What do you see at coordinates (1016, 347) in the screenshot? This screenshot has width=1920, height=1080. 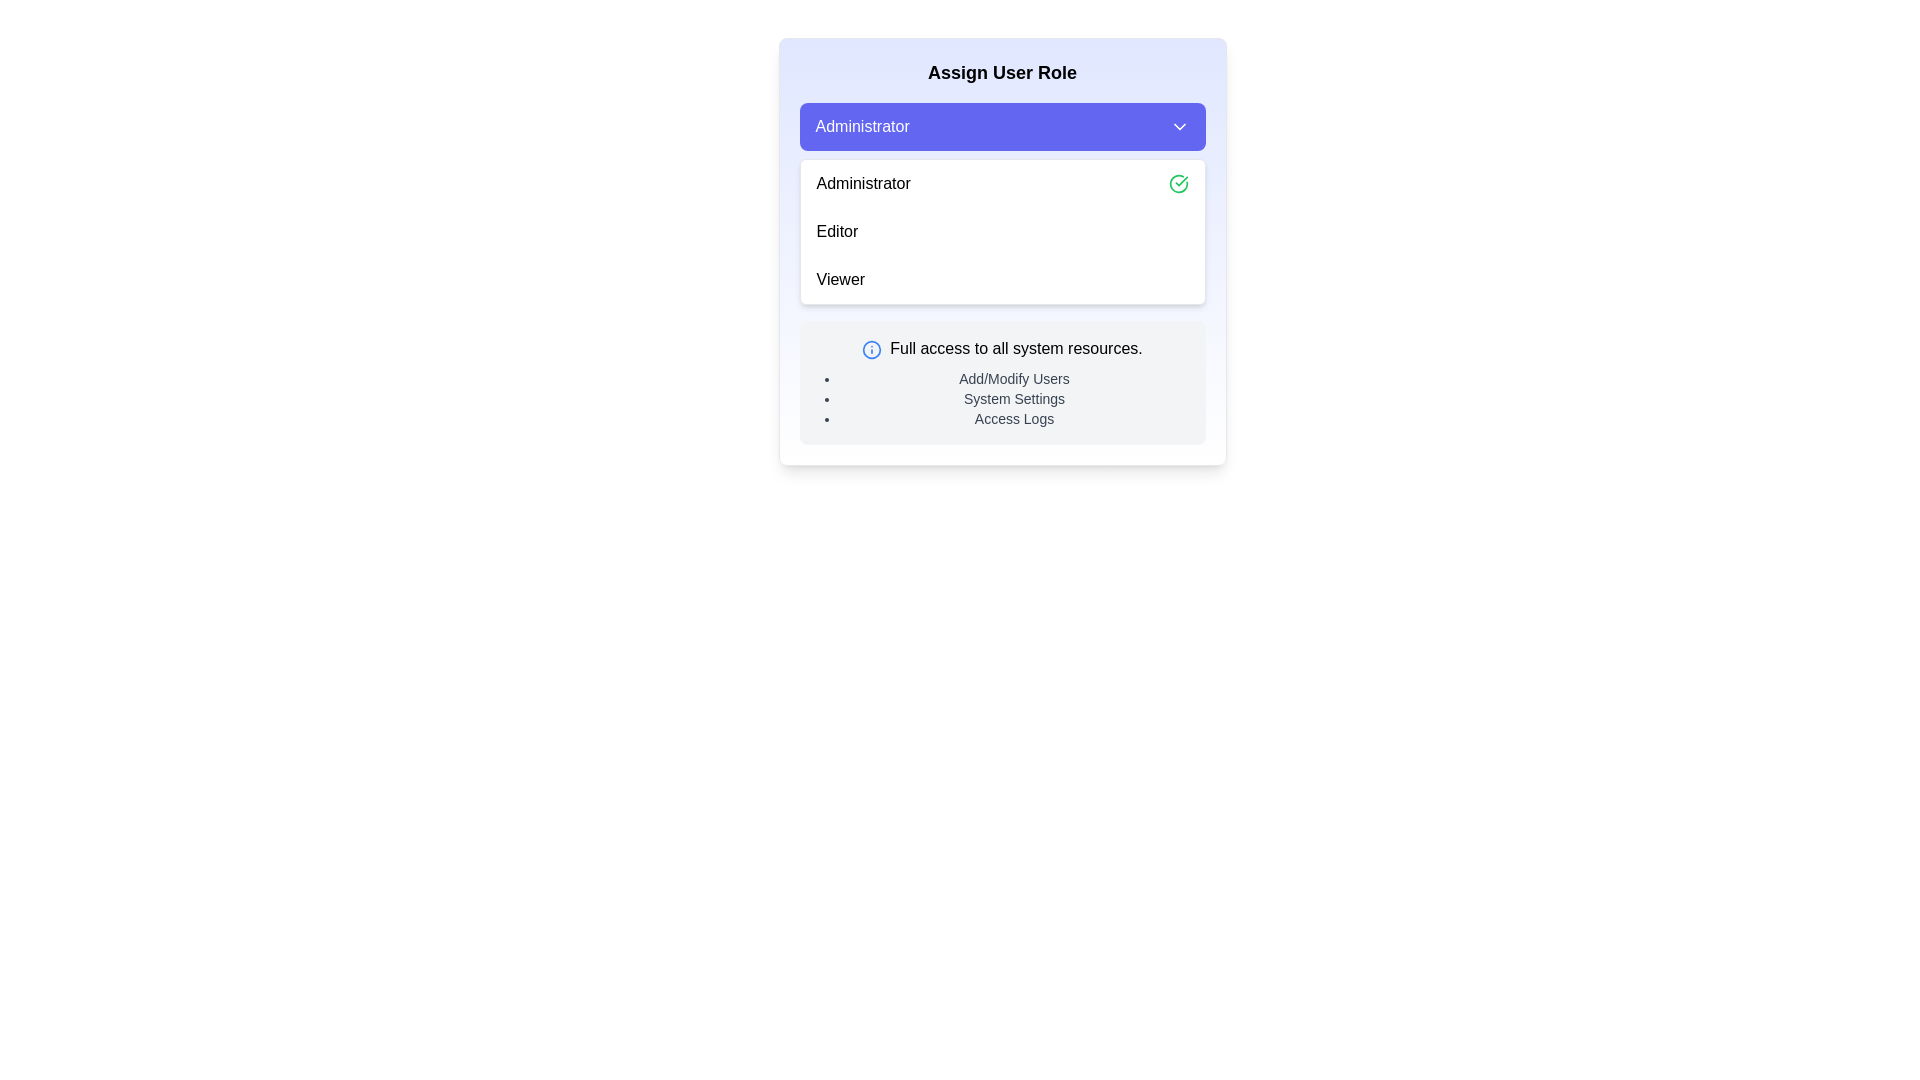 I see `the text label displaying 'Full access to all system resources.' which is styled with a light gray background and positioned next to an icon, beneath the 'Assign User Role' dropdown menu` at bounding box center [1016, 347].